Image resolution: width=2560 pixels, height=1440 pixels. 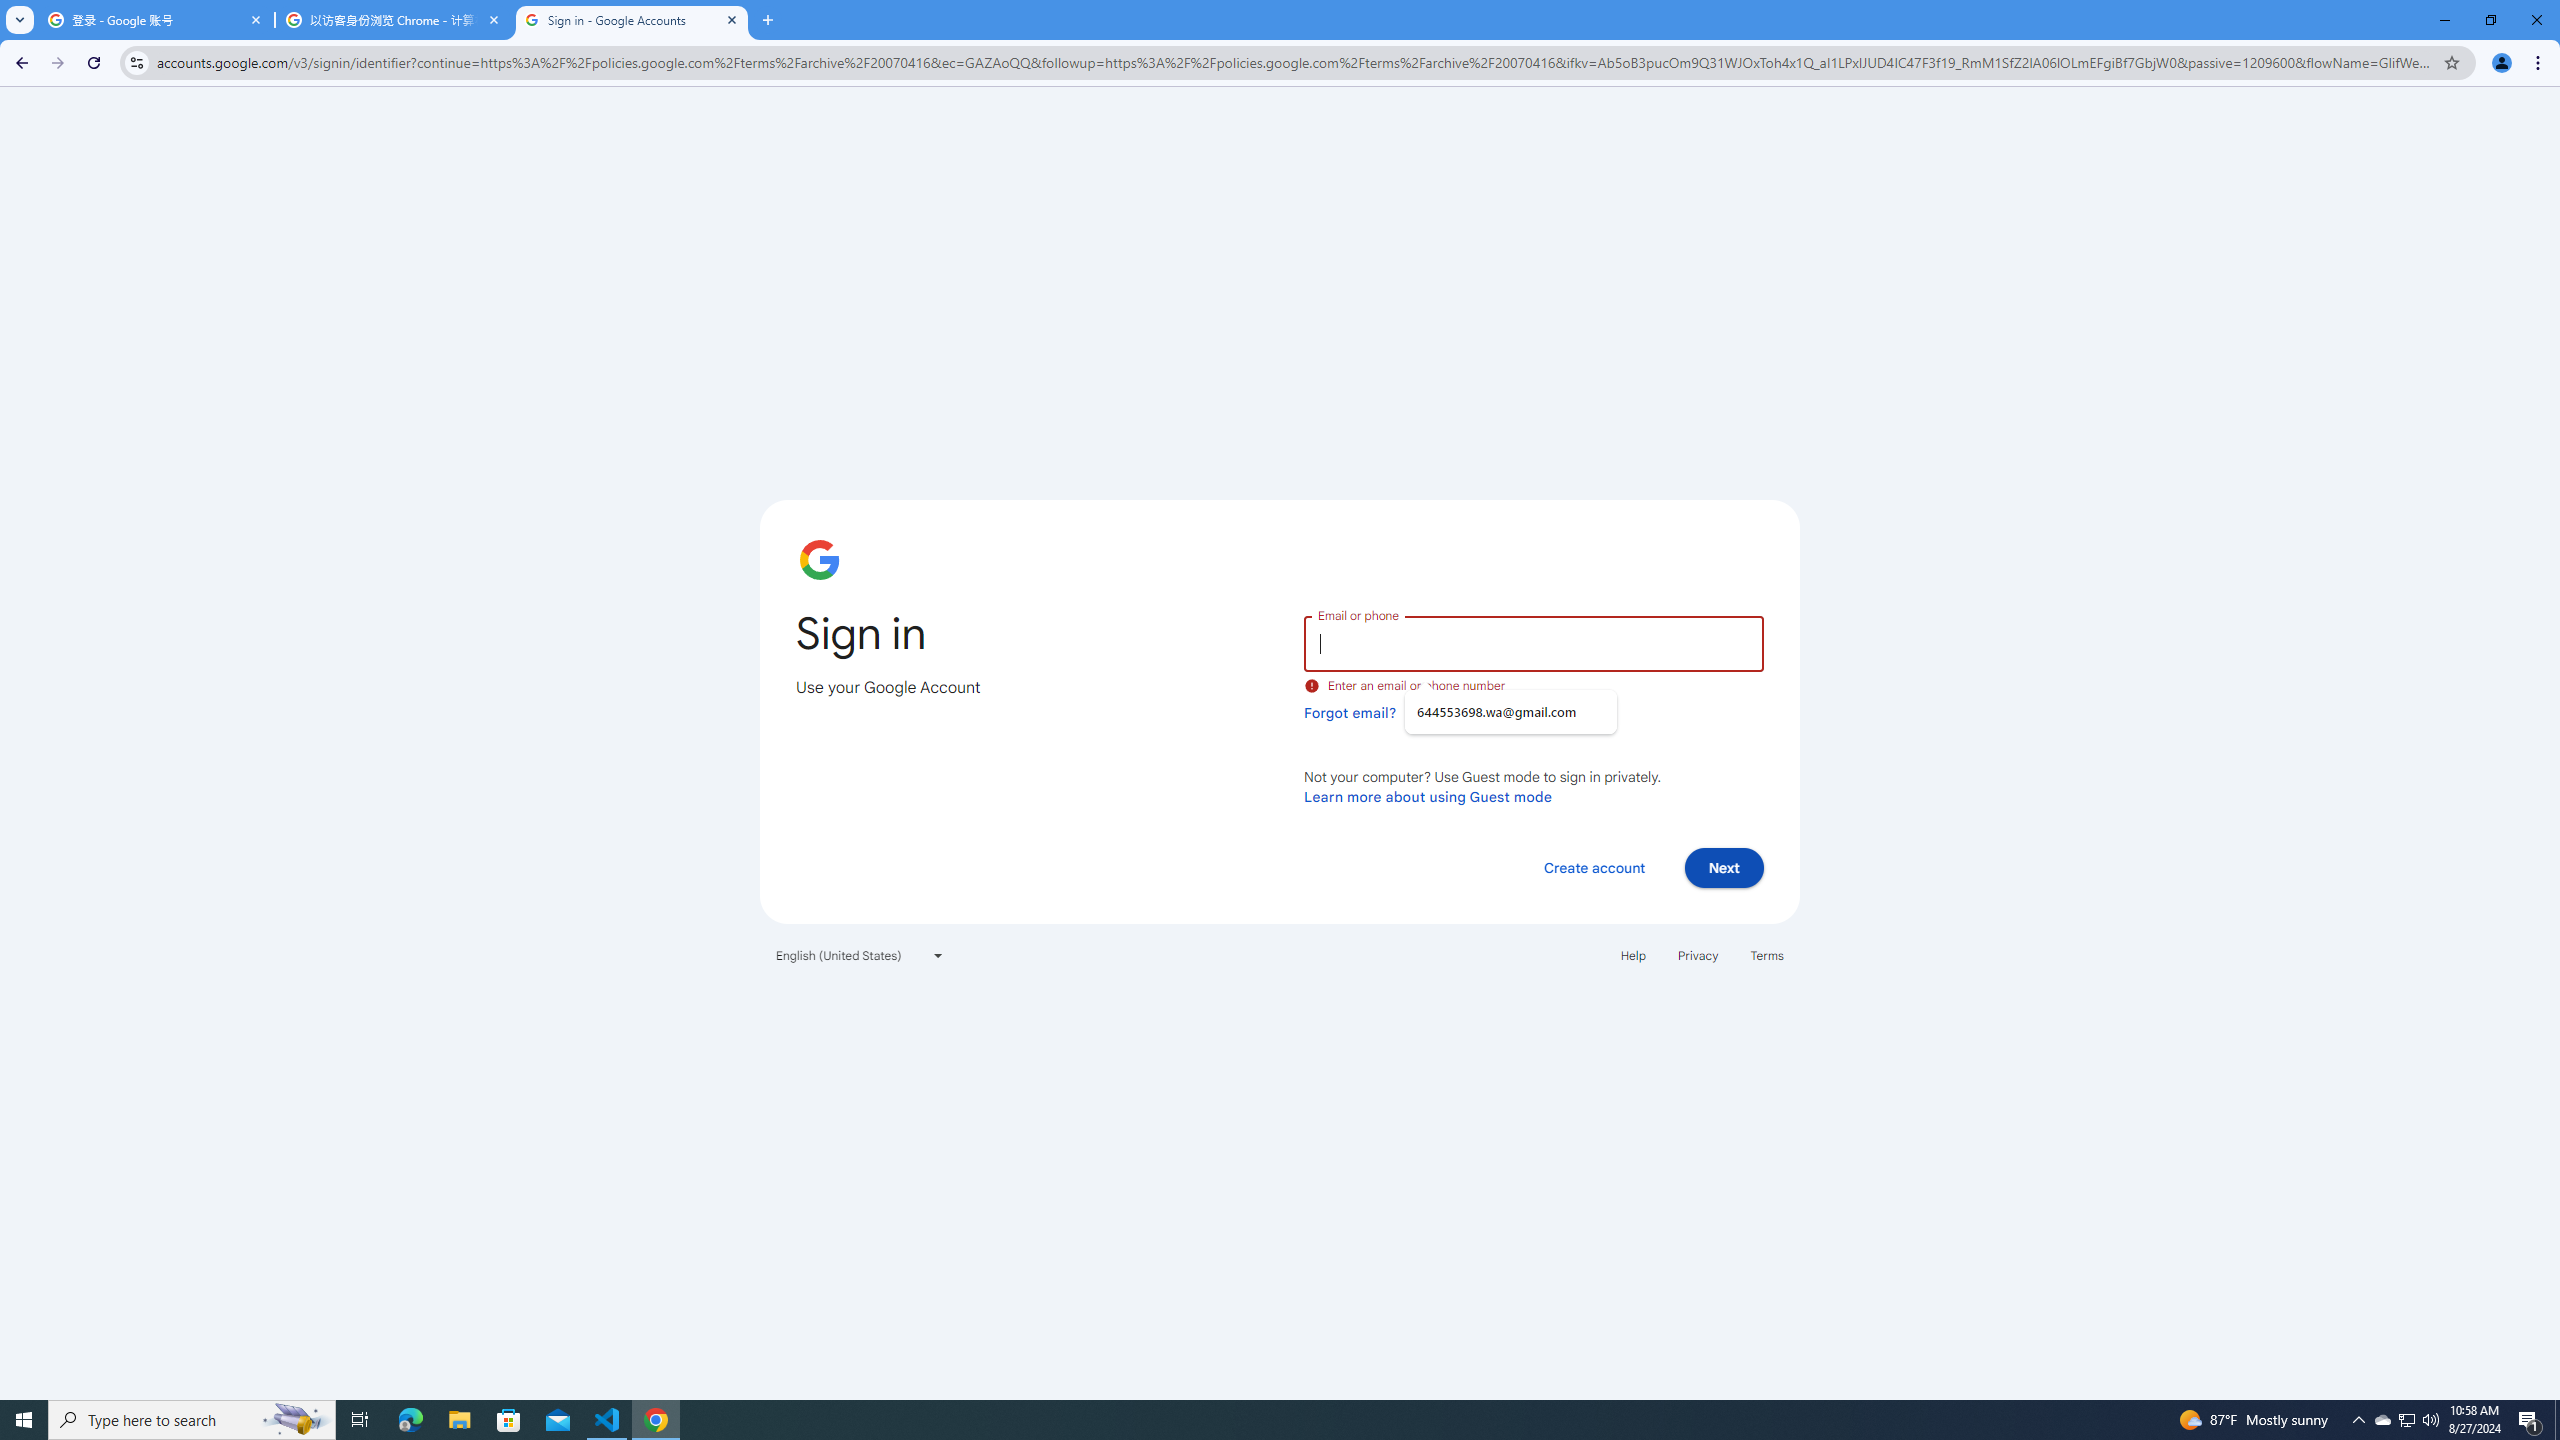 I want to click on 'Learn more about using Guest mode', so click(x=1427, y=796).